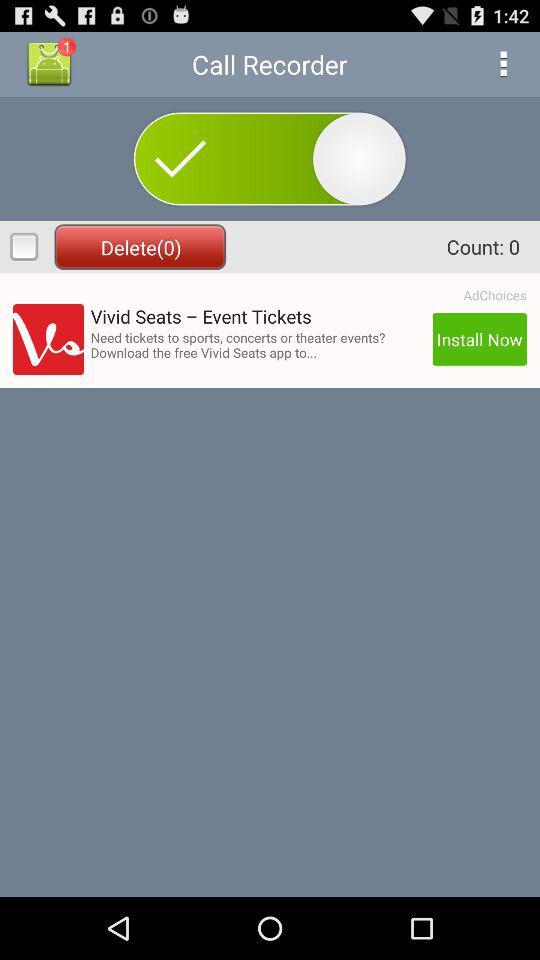 This screenshot has width=540, height=960. I want to click on the install now button, so click(478, 339).